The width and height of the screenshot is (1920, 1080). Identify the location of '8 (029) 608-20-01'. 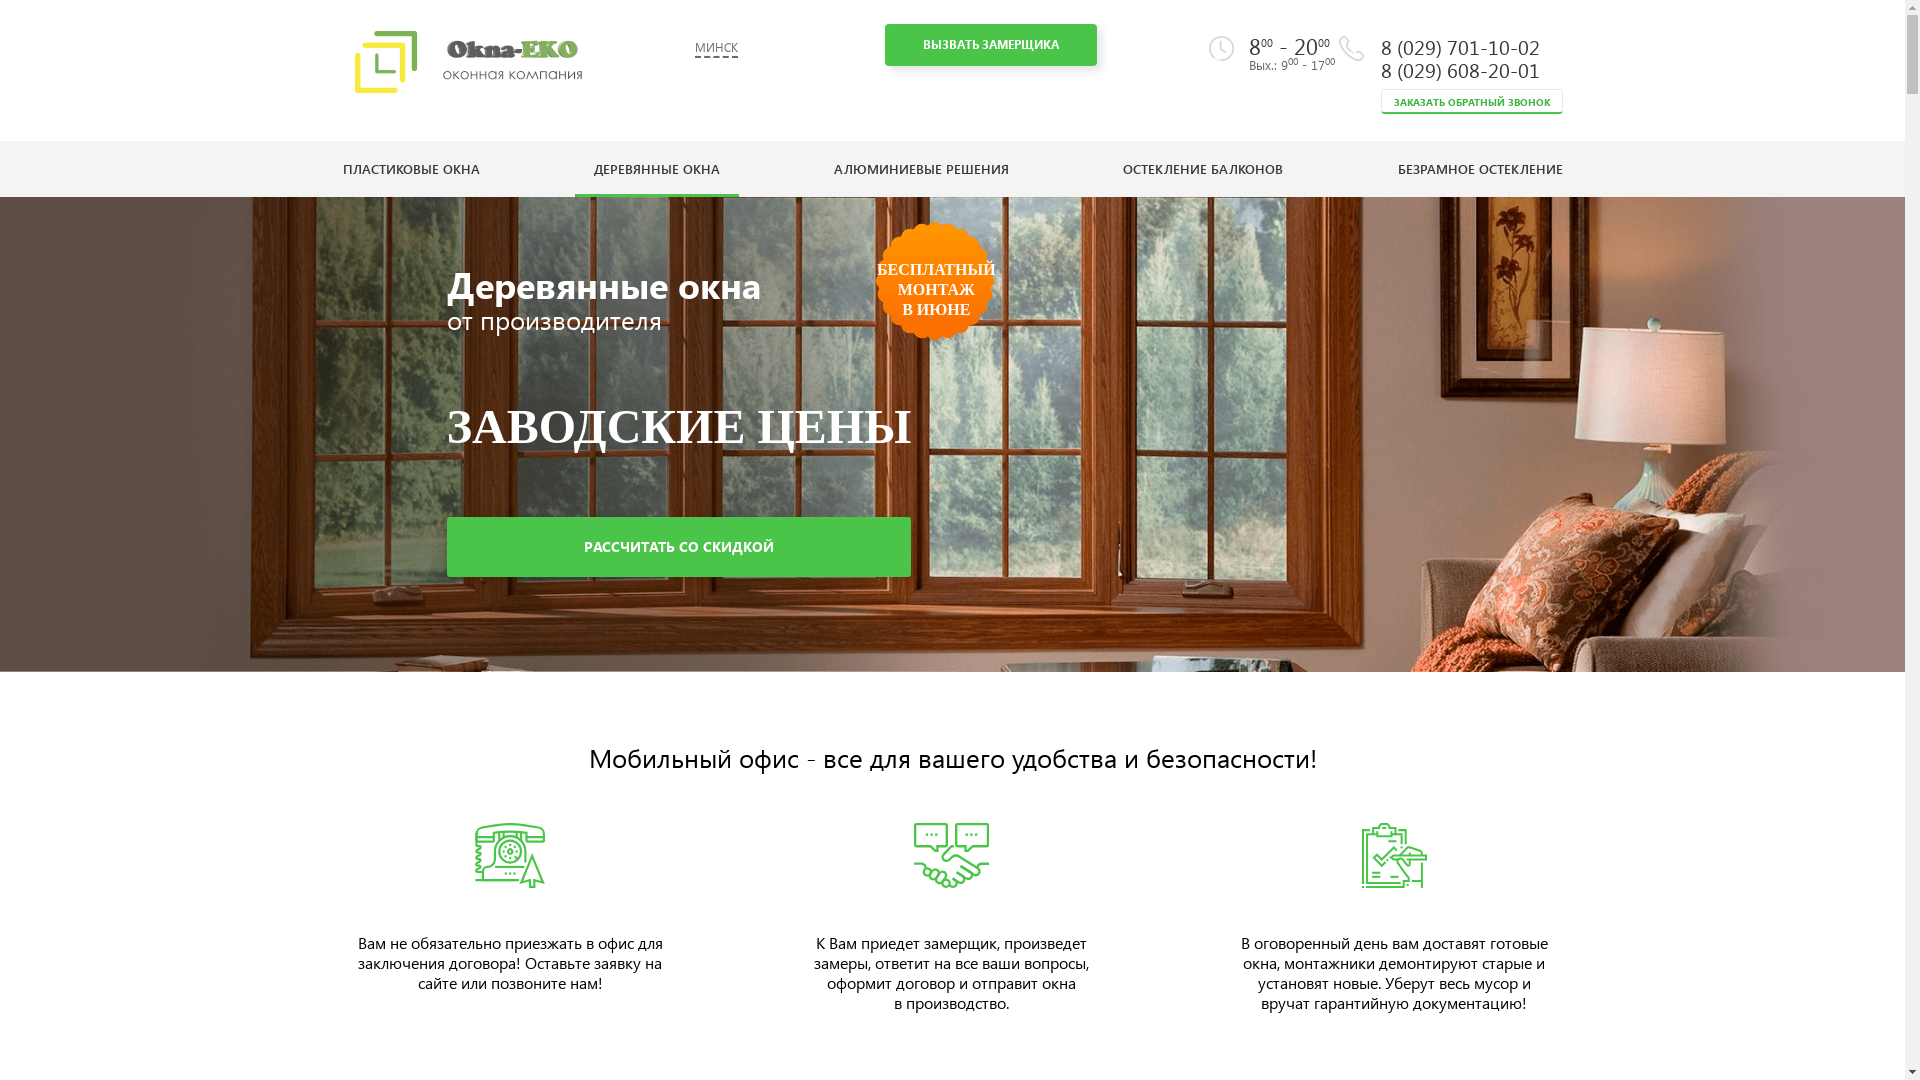
(1379, 68).